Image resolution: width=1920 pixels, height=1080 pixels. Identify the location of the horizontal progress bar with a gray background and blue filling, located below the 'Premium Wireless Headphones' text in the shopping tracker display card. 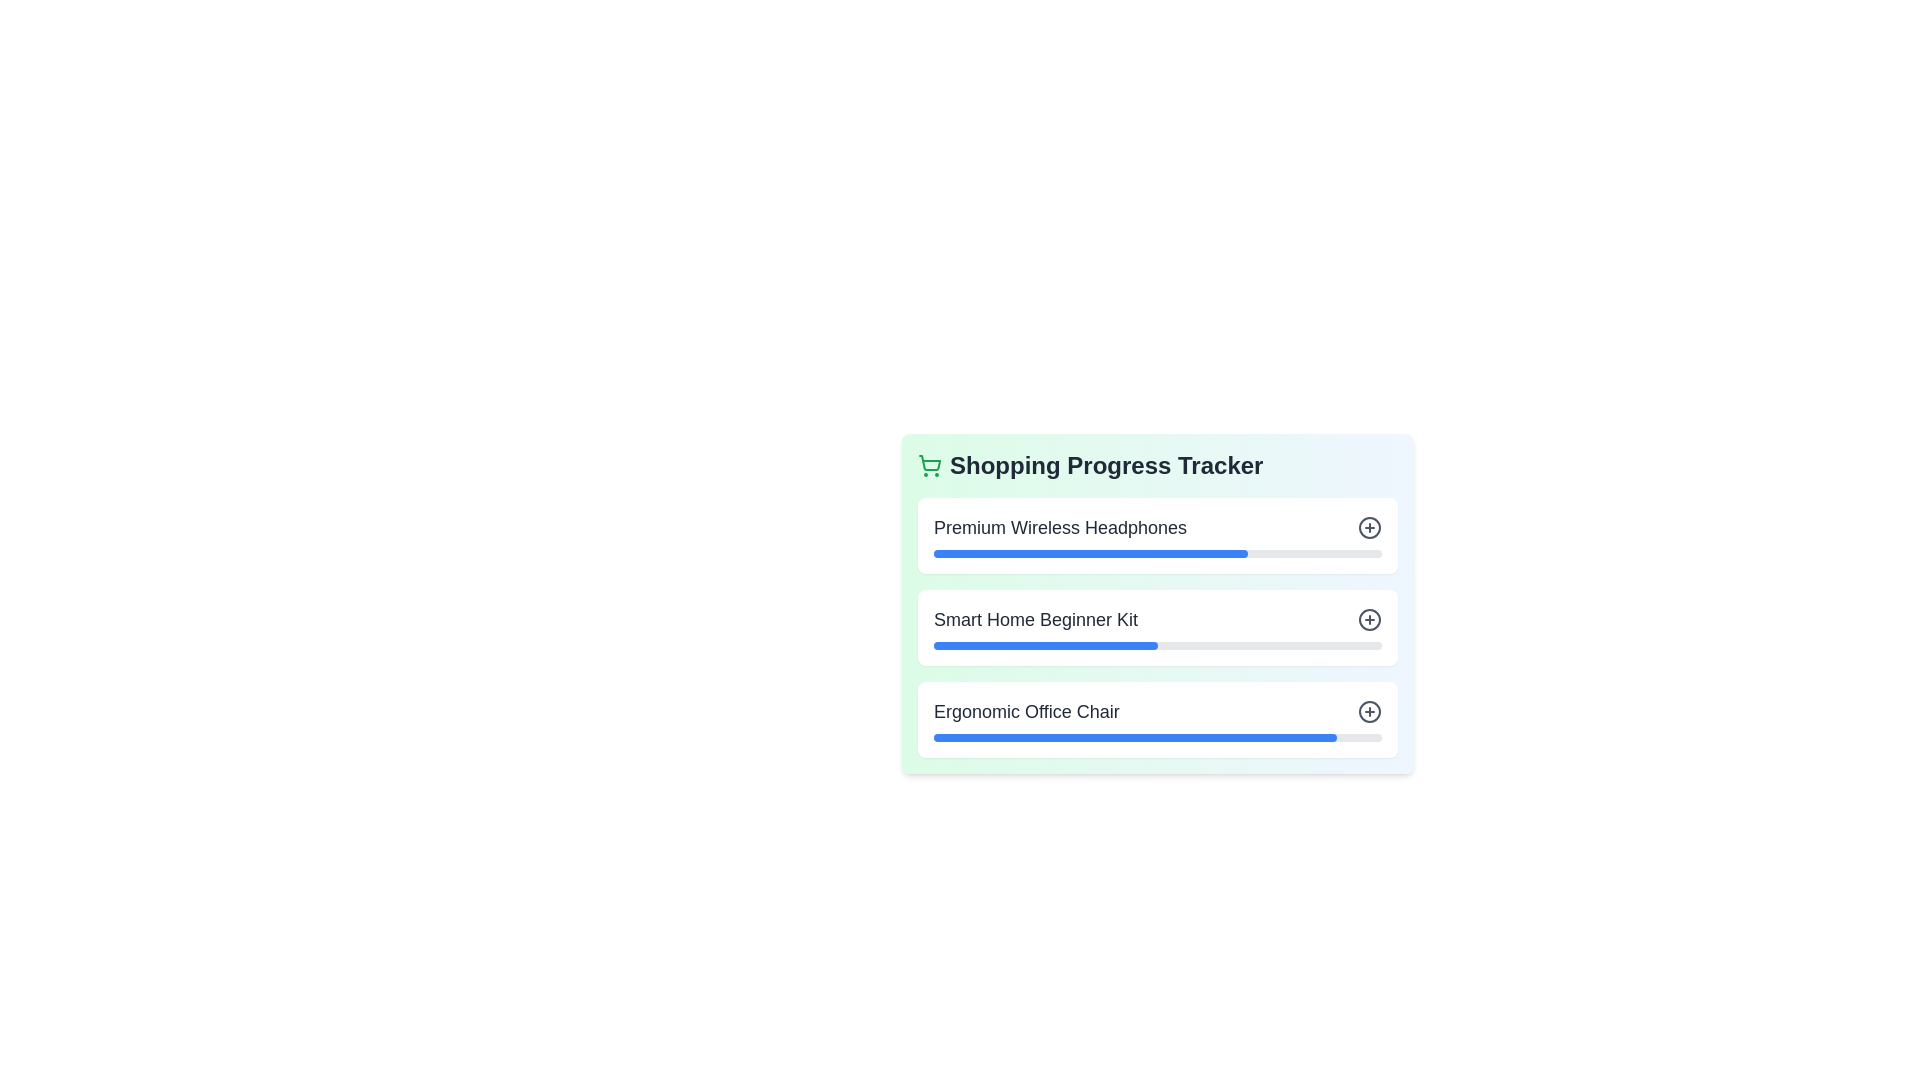
(1157, 554).